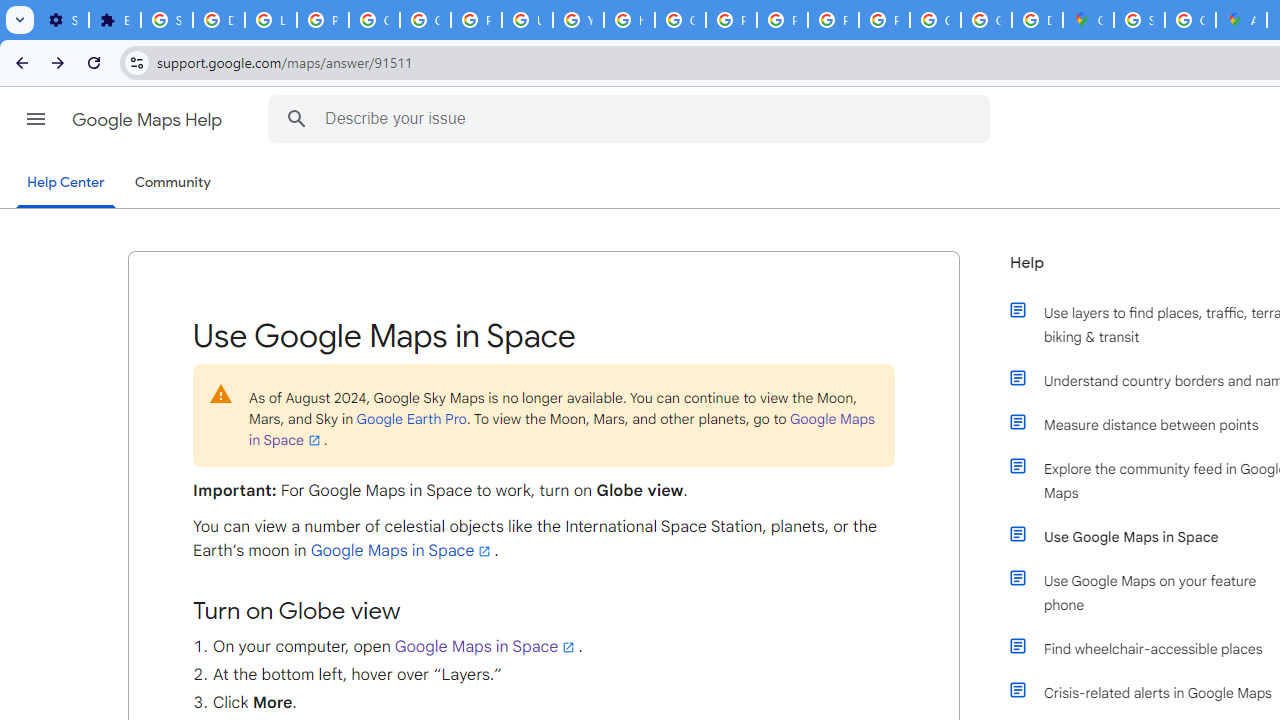  I want to click on 'Google Maps Help', so click(148, 119).